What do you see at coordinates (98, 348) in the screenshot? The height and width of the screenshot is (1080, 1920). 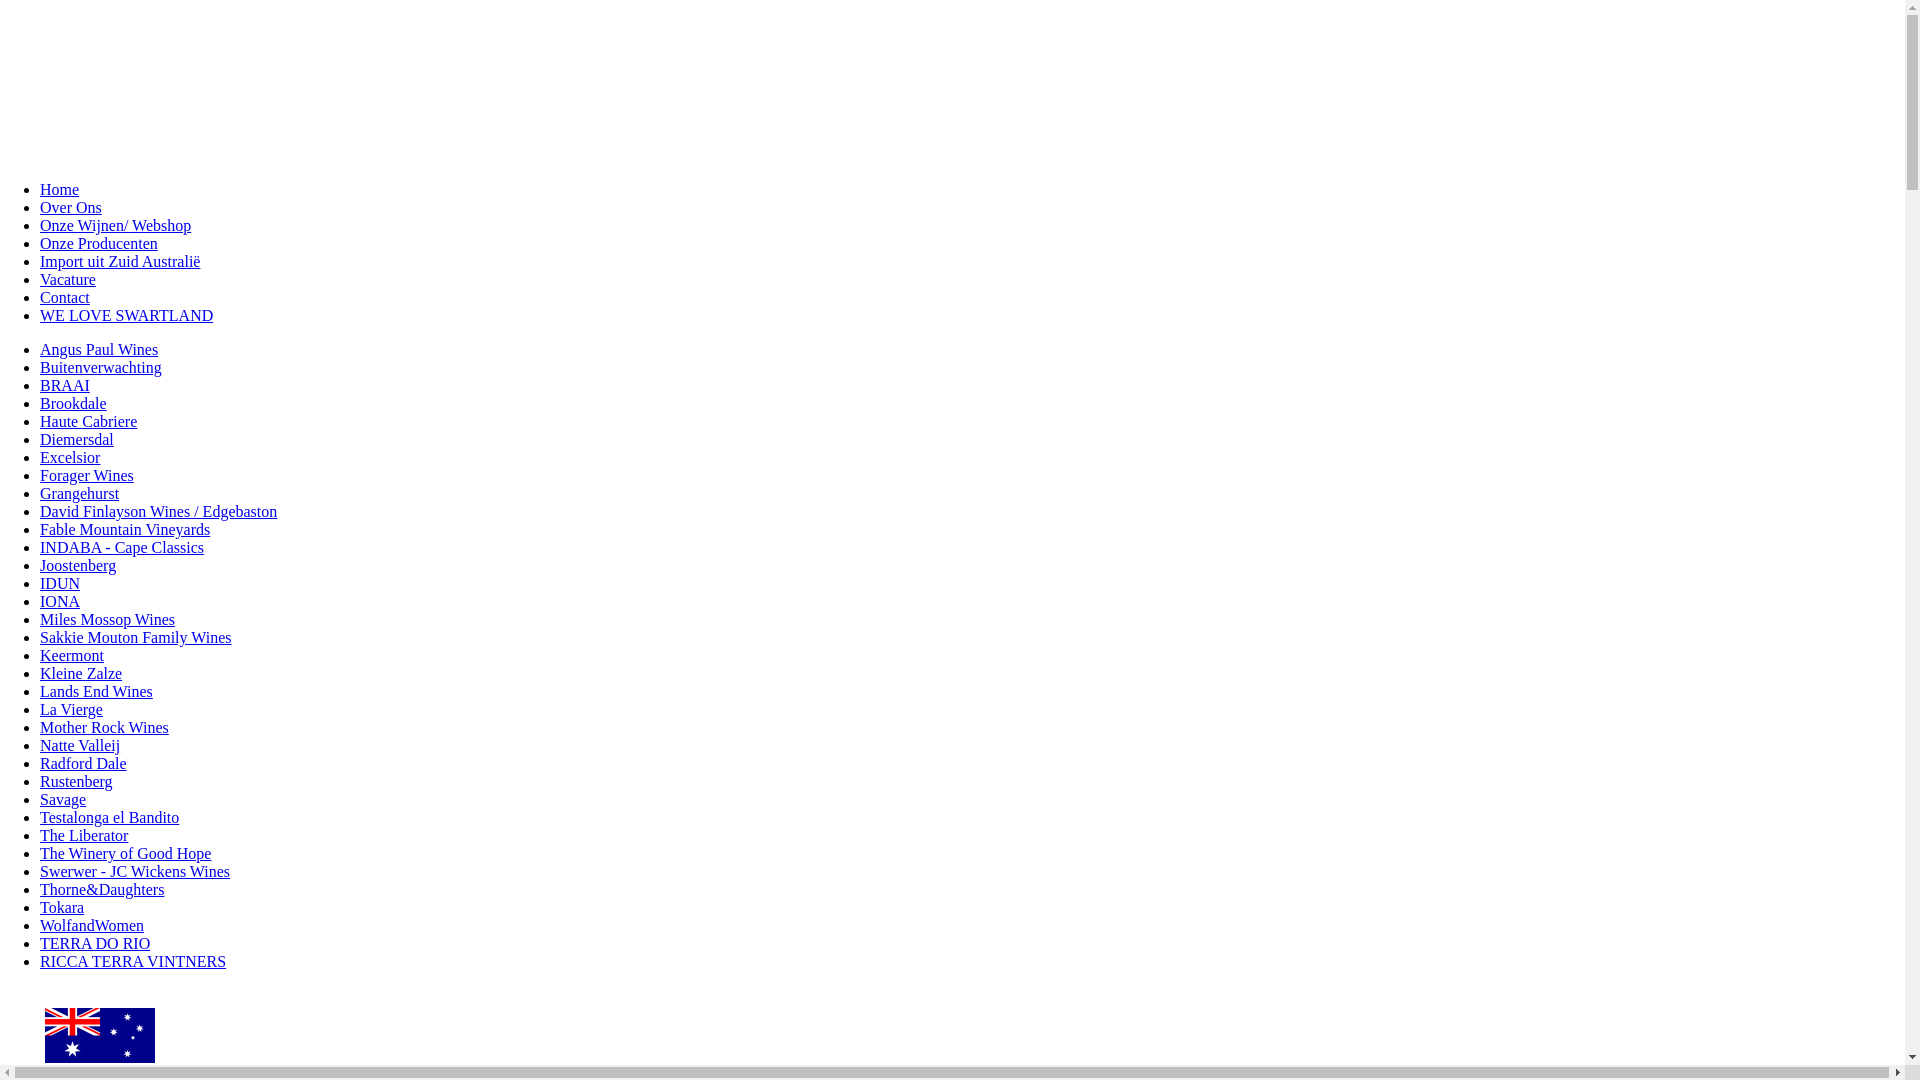 I see `'Angus Paul Wines'` at bounding box center [98, 348].